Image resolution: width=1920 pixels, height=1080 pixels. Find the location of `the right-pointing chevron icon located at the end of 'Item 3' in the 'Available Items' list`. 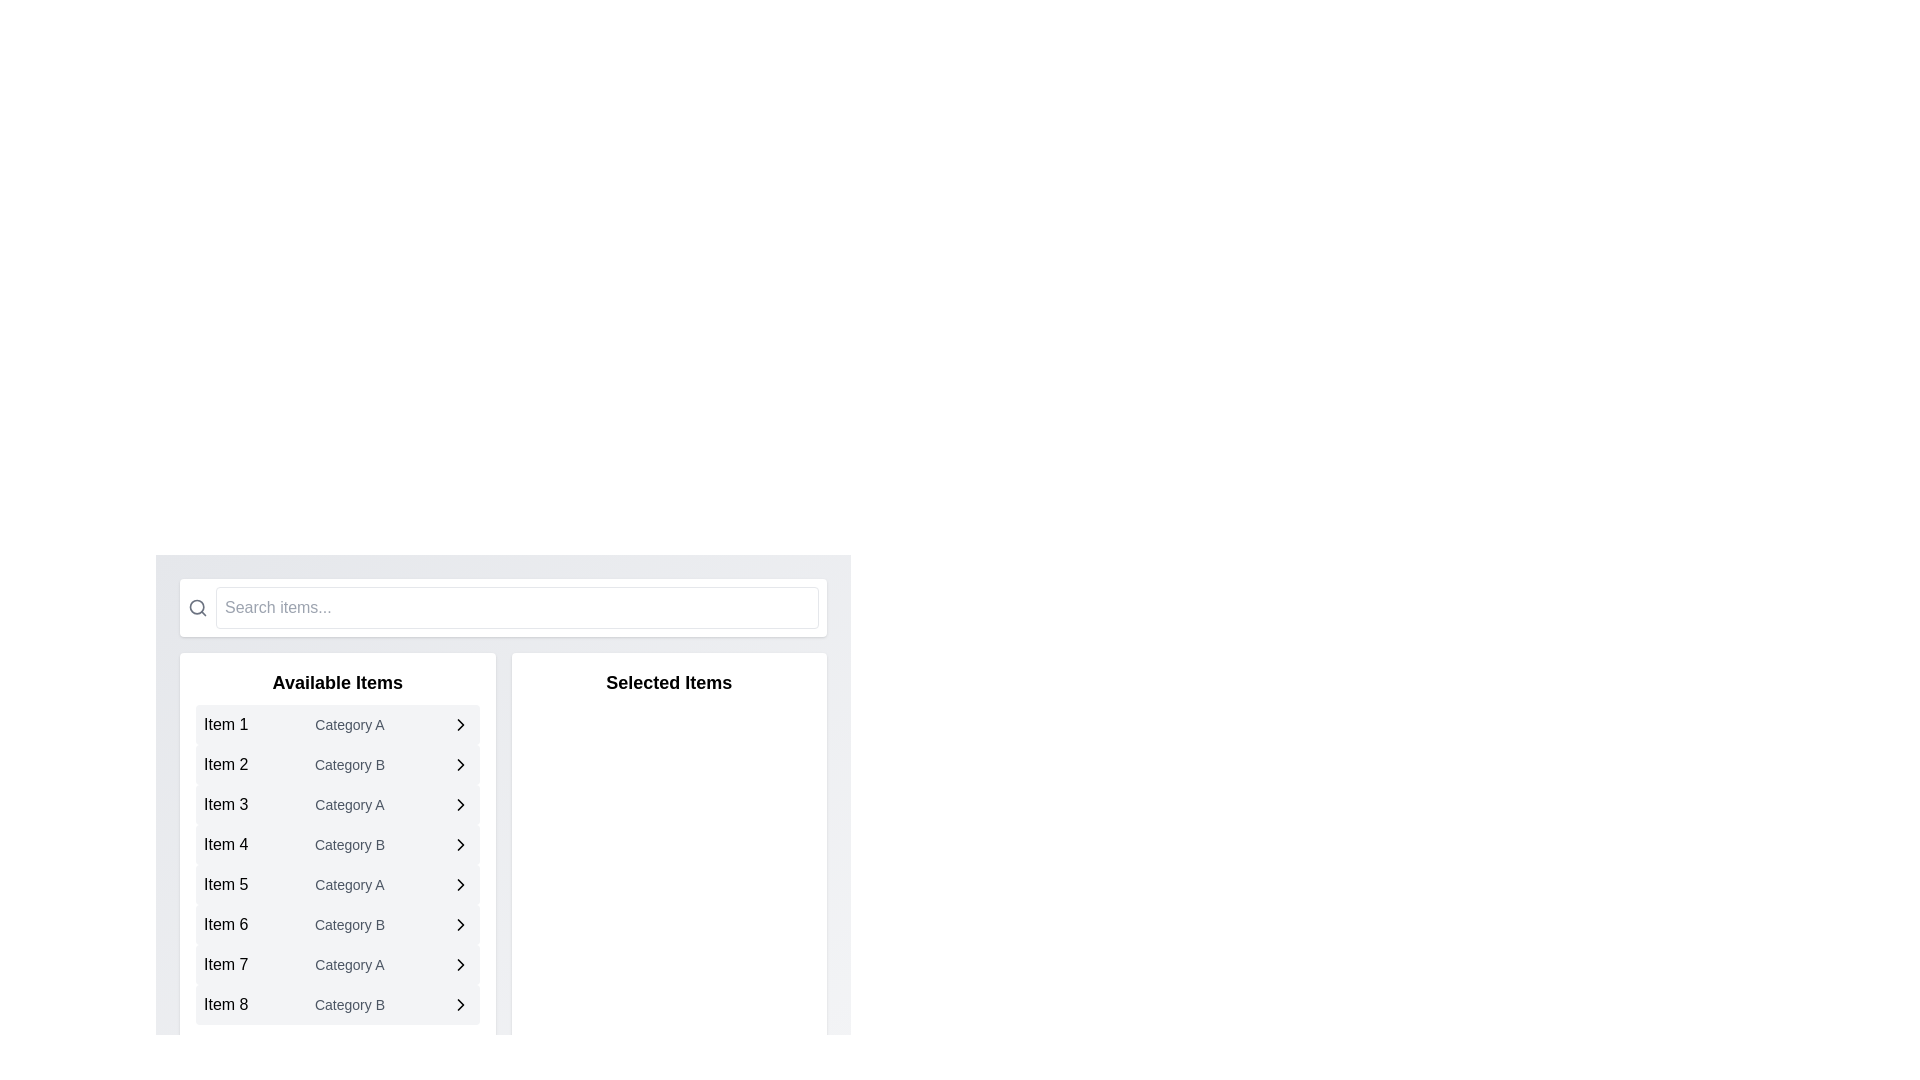

the right-pointing chevron icon located at the end of 'Item 3' in the 'Available Items' list is located at coordinates (460, 804).